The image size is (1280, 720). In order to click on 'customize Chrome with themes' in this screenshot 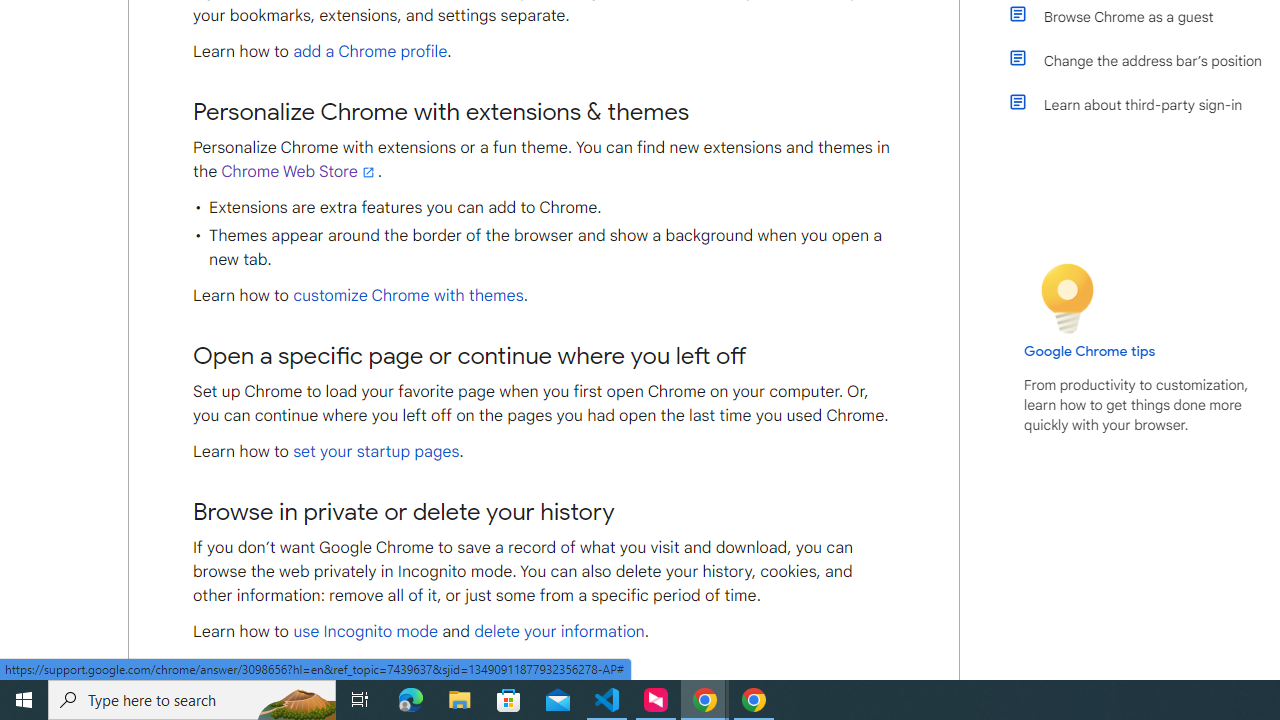, I will do `click(407, 295)`.